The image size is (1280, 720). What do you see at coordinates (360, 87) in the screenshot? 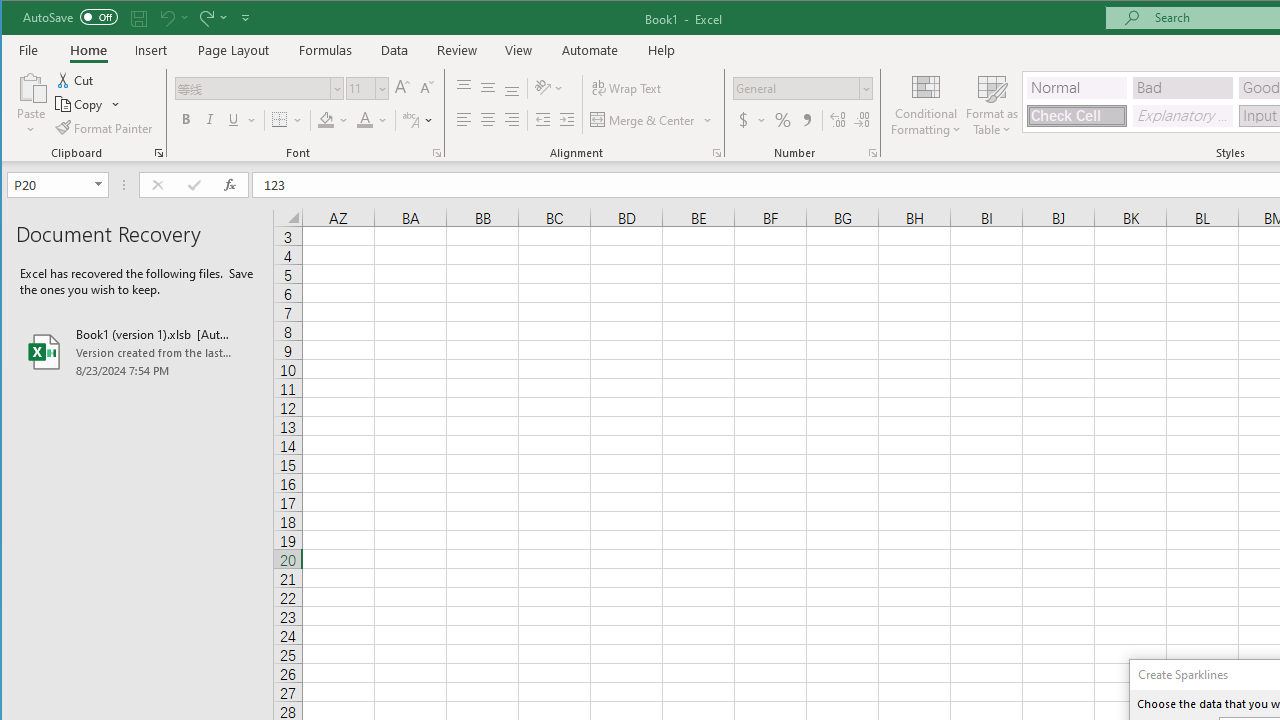
I see `'Font Size'` at bounding box center [360, 87].